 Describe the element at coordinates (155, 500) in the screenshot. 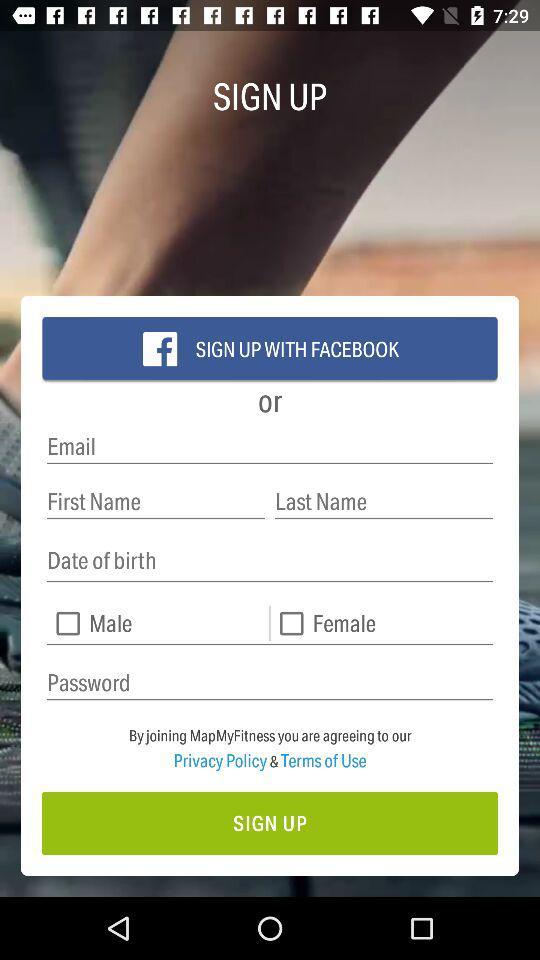

I see `the name box` at that location.